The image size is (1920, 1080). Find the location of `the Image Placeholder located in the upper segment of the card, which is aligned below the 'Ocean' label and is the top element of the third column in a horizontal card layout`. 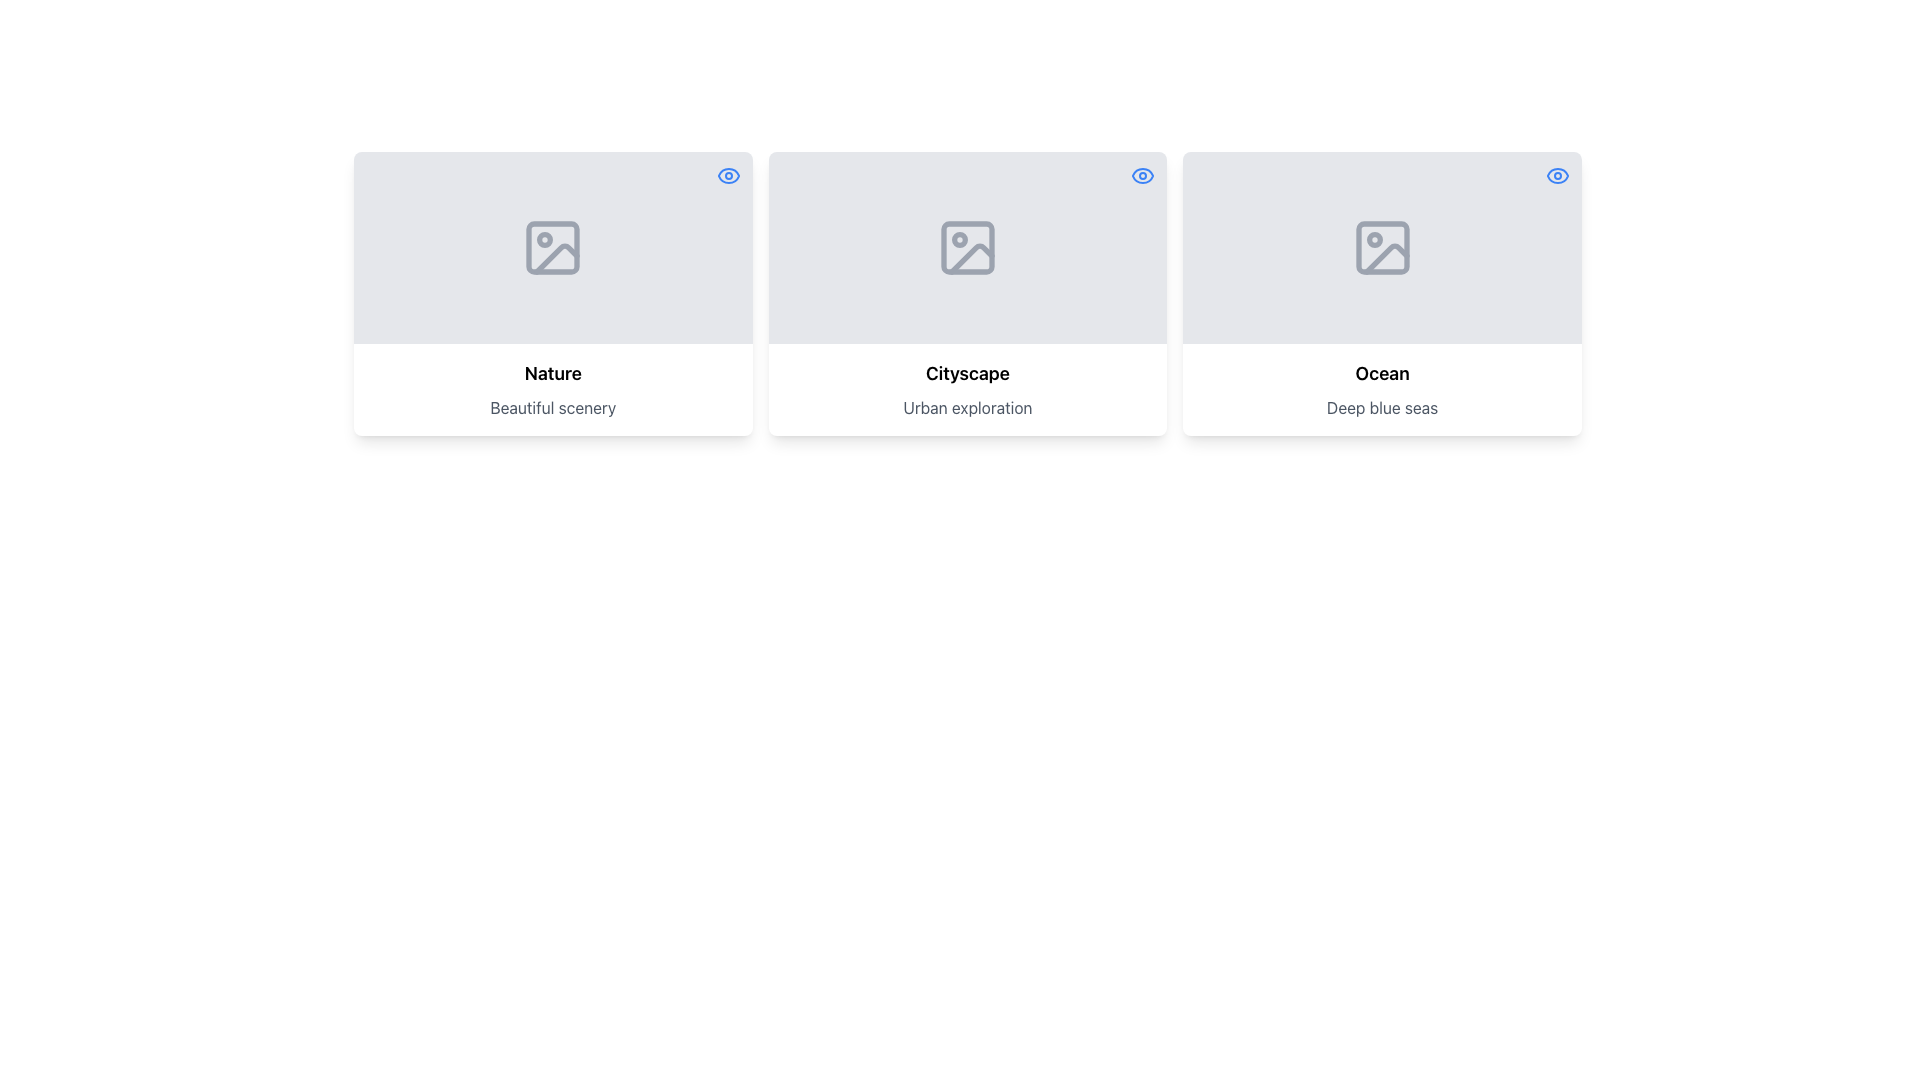

the Image Placeholder located in the upper segment of the card, which is aligned below the 'Ocean' label and is the top element of the third column in a horizontal card layout is located at coordinates (1381, 246).